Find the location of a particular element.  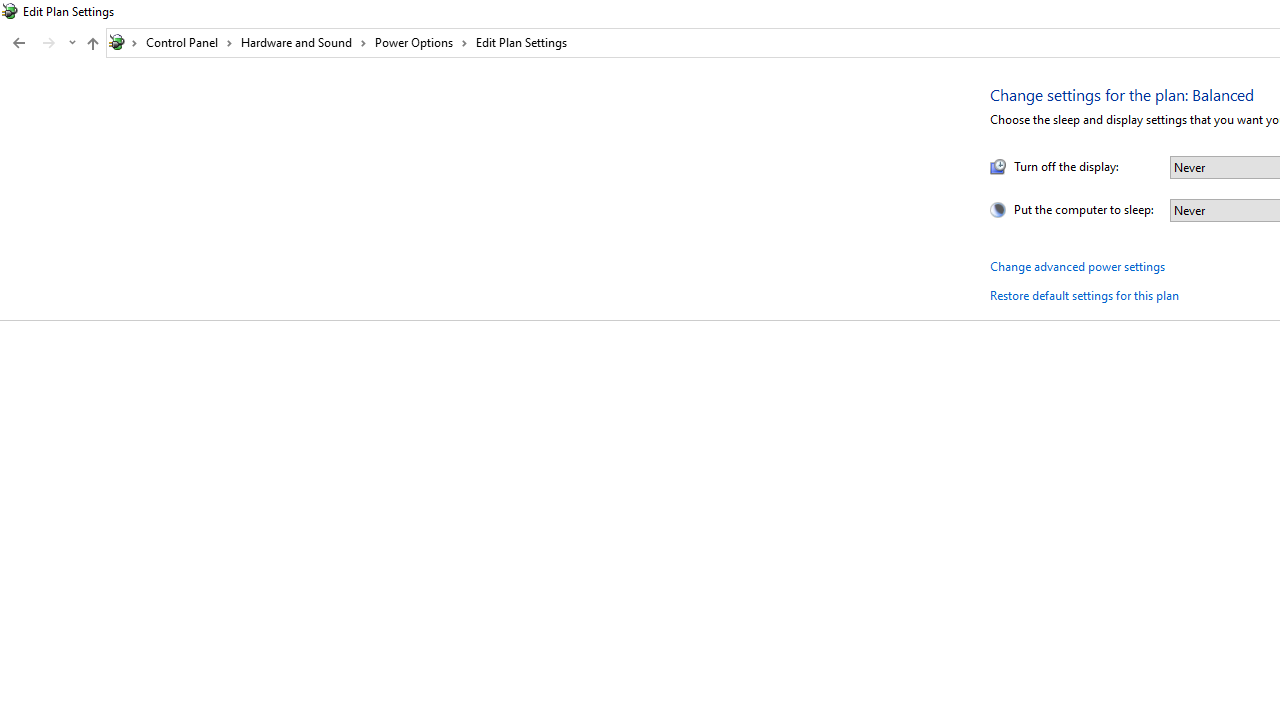

'System' is located at coordinates (10, 11).